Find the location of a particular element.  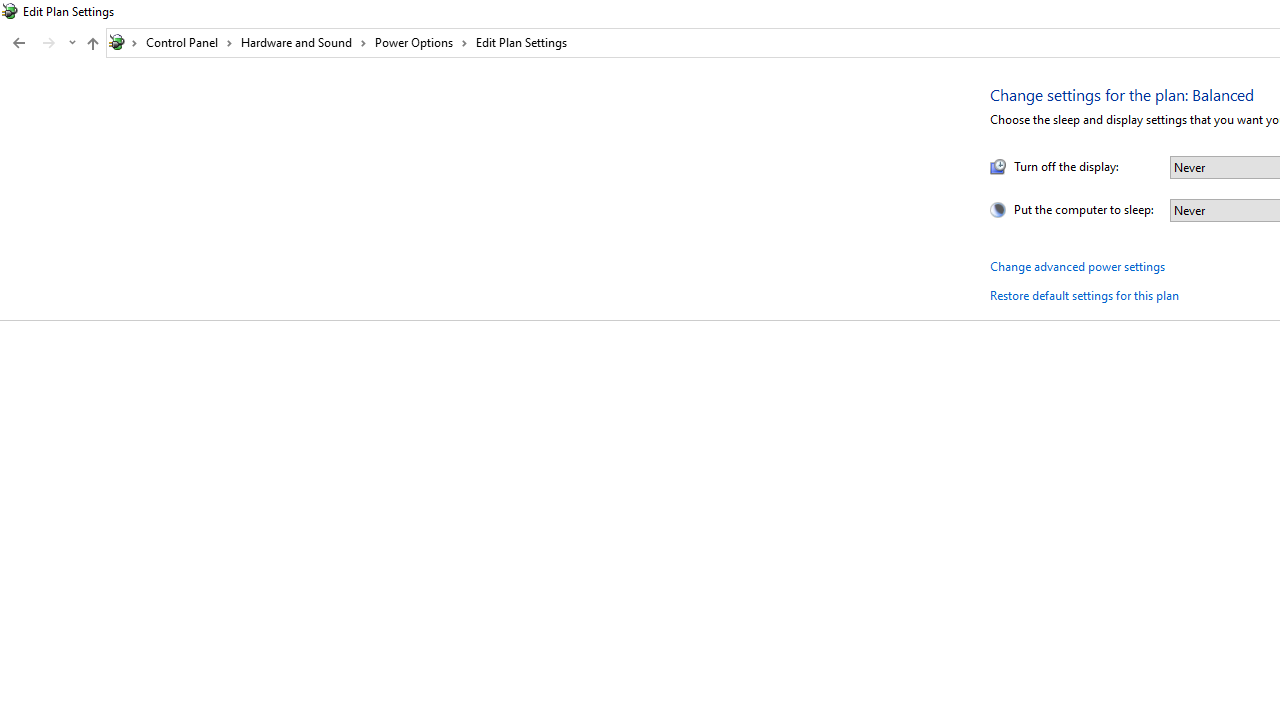

'System' is located at coordinates (10, 11).